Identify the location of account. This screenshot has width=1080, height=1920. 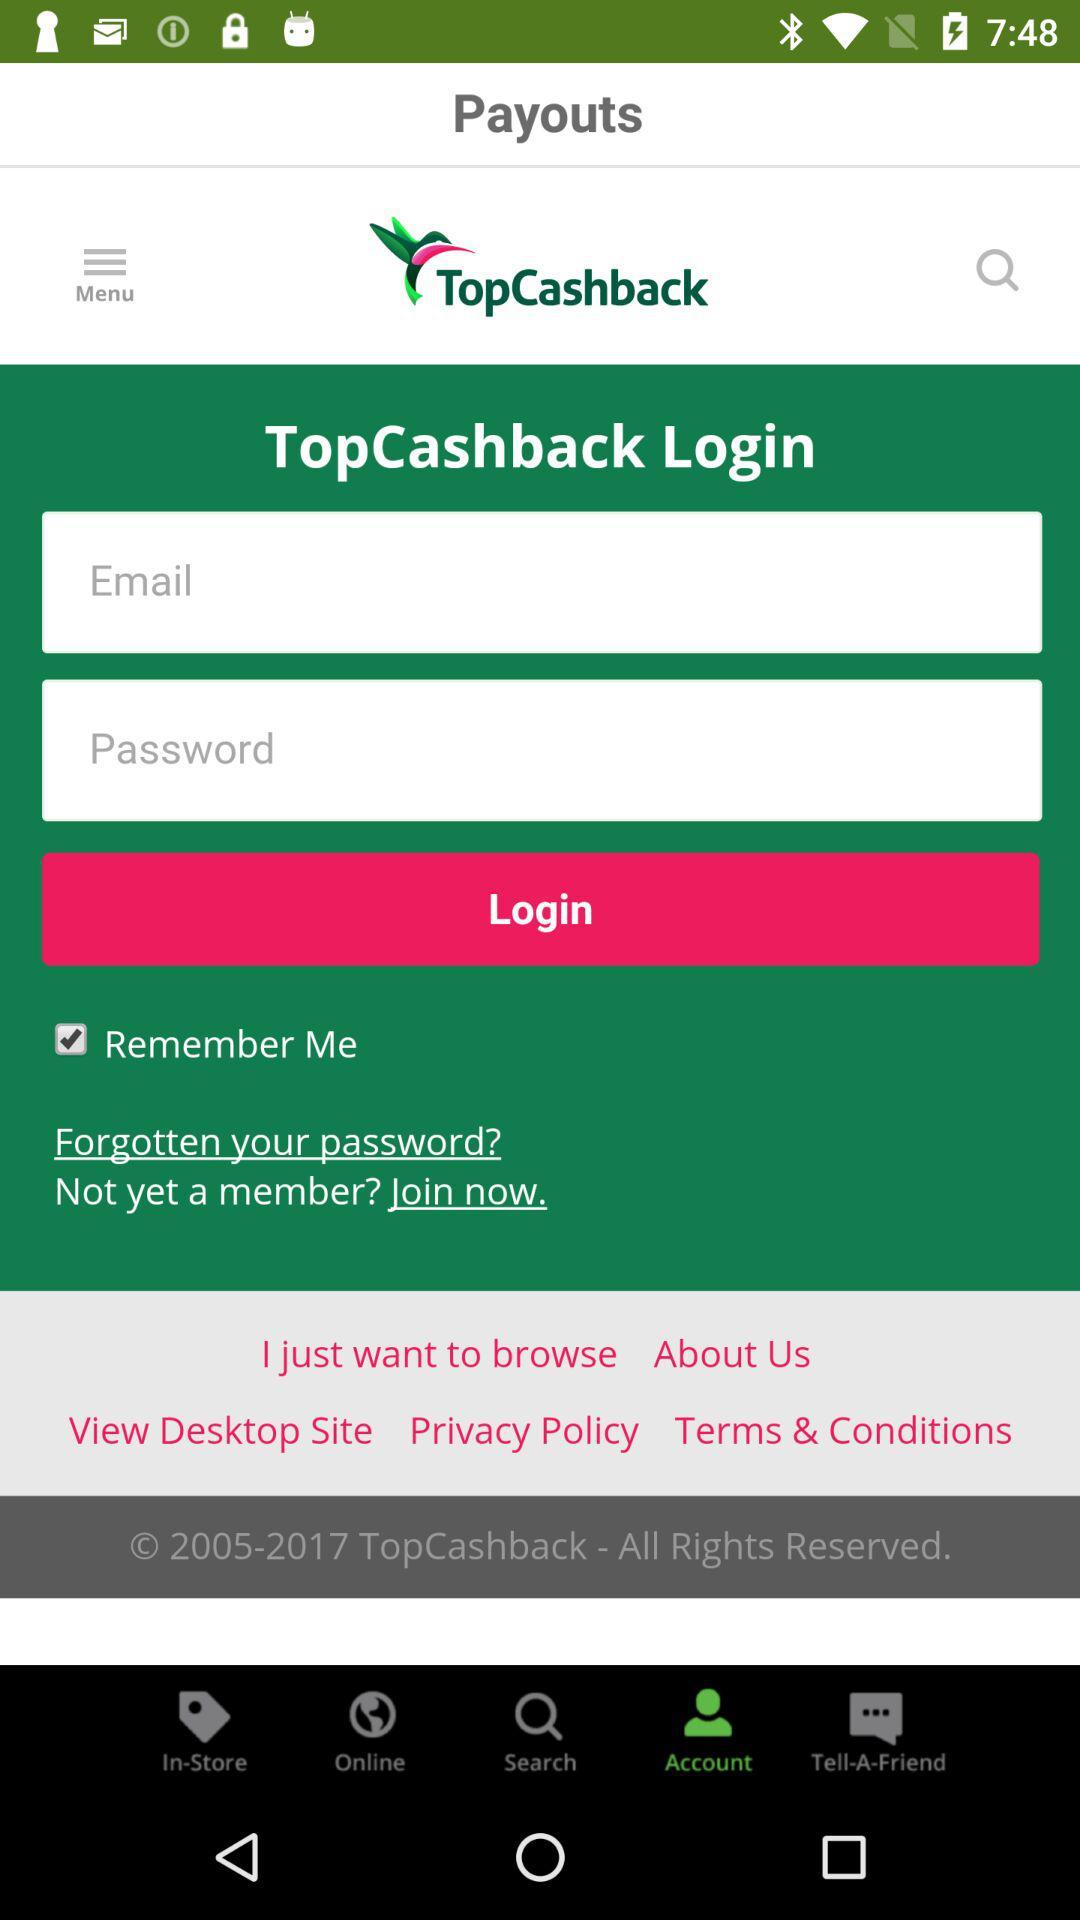
(707, 1728).